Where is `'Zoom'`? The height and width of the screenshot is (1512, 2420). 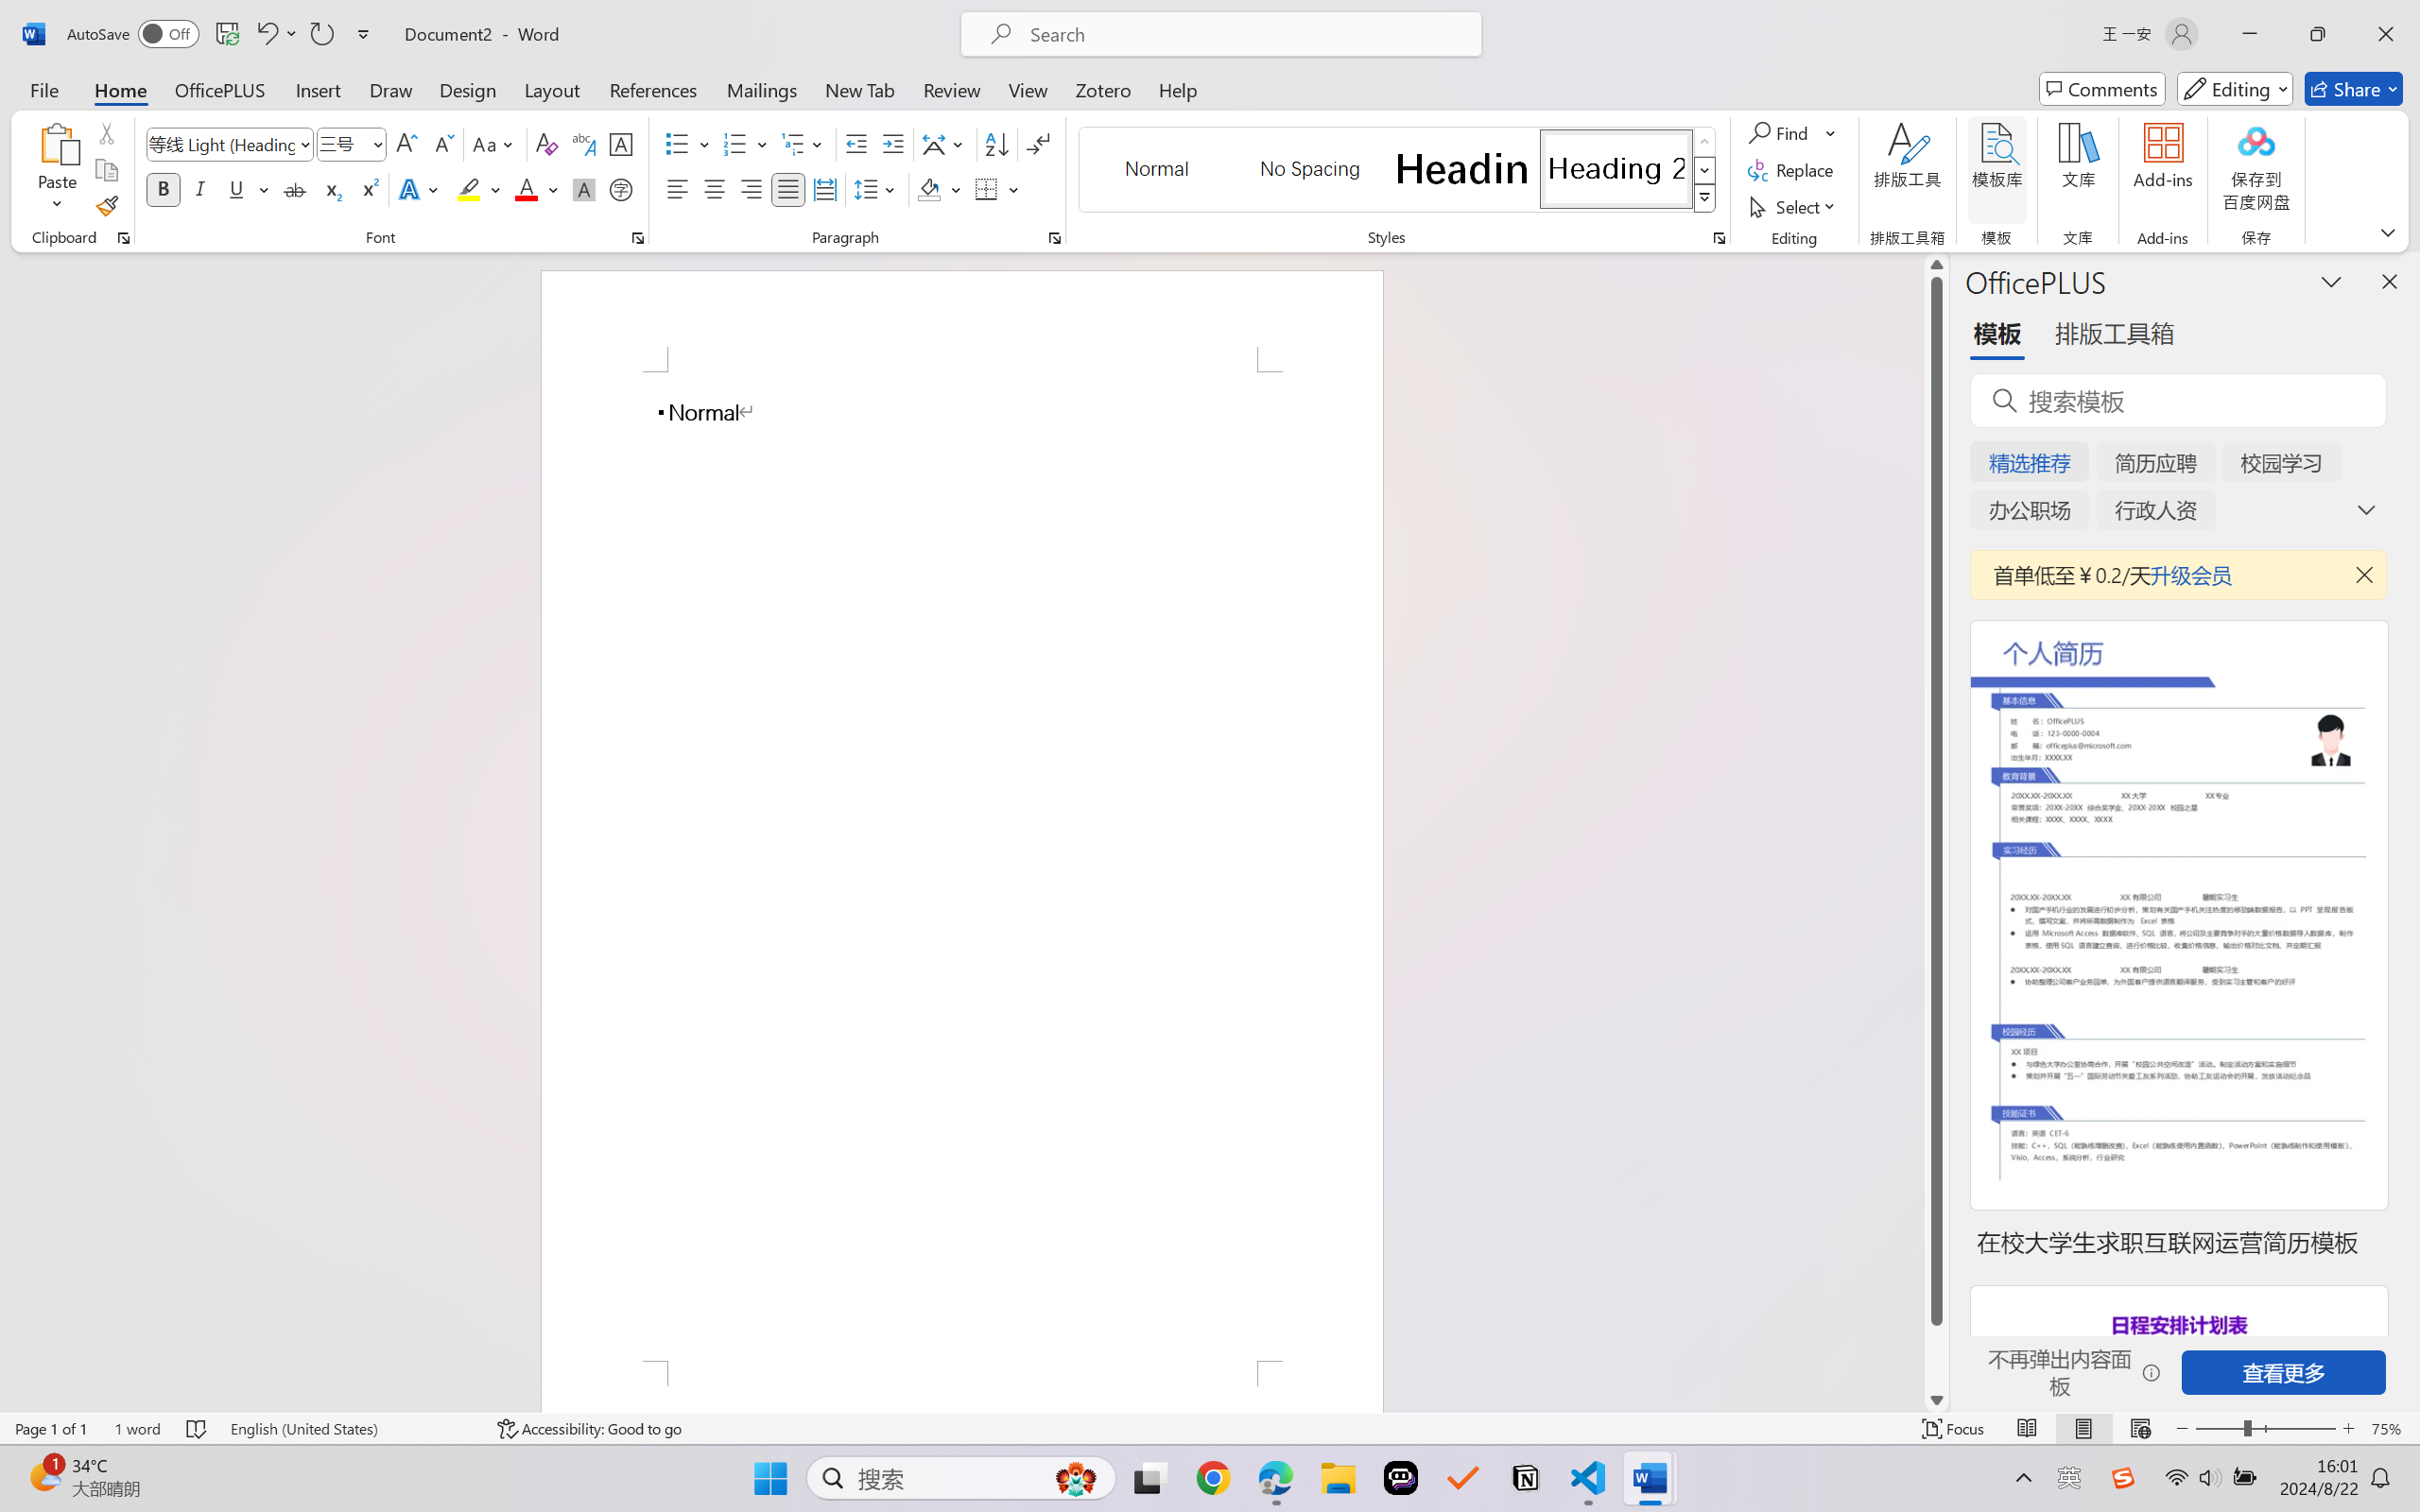
'Zoom' is located at coordinates (2266, 1428).